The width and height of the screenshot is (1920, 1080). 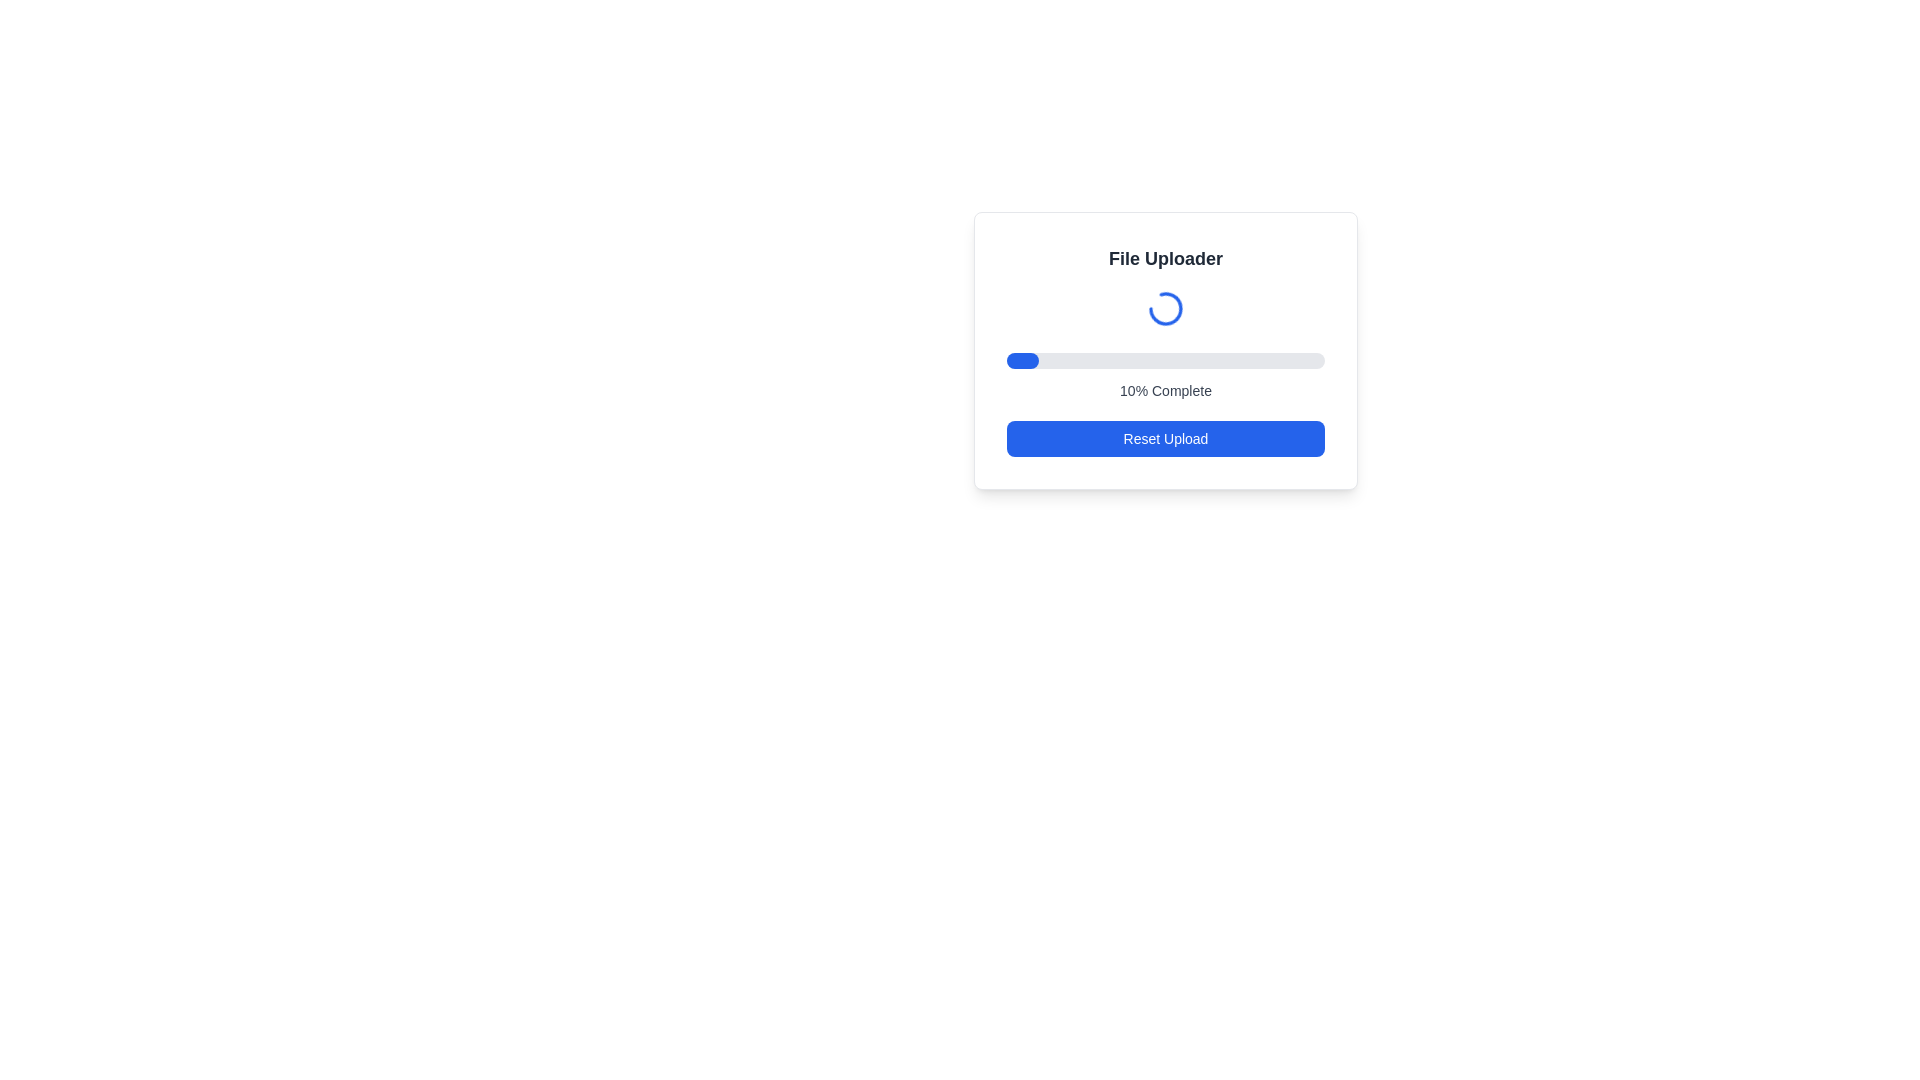 What do you see at coordinates (1166, 390) in the screenshot?
I see `the text label indicating the upload progress percentage, which is positioned below the horizontal progress bar and above the 'Reset Upload' button` at bounding box center [1166, 390].